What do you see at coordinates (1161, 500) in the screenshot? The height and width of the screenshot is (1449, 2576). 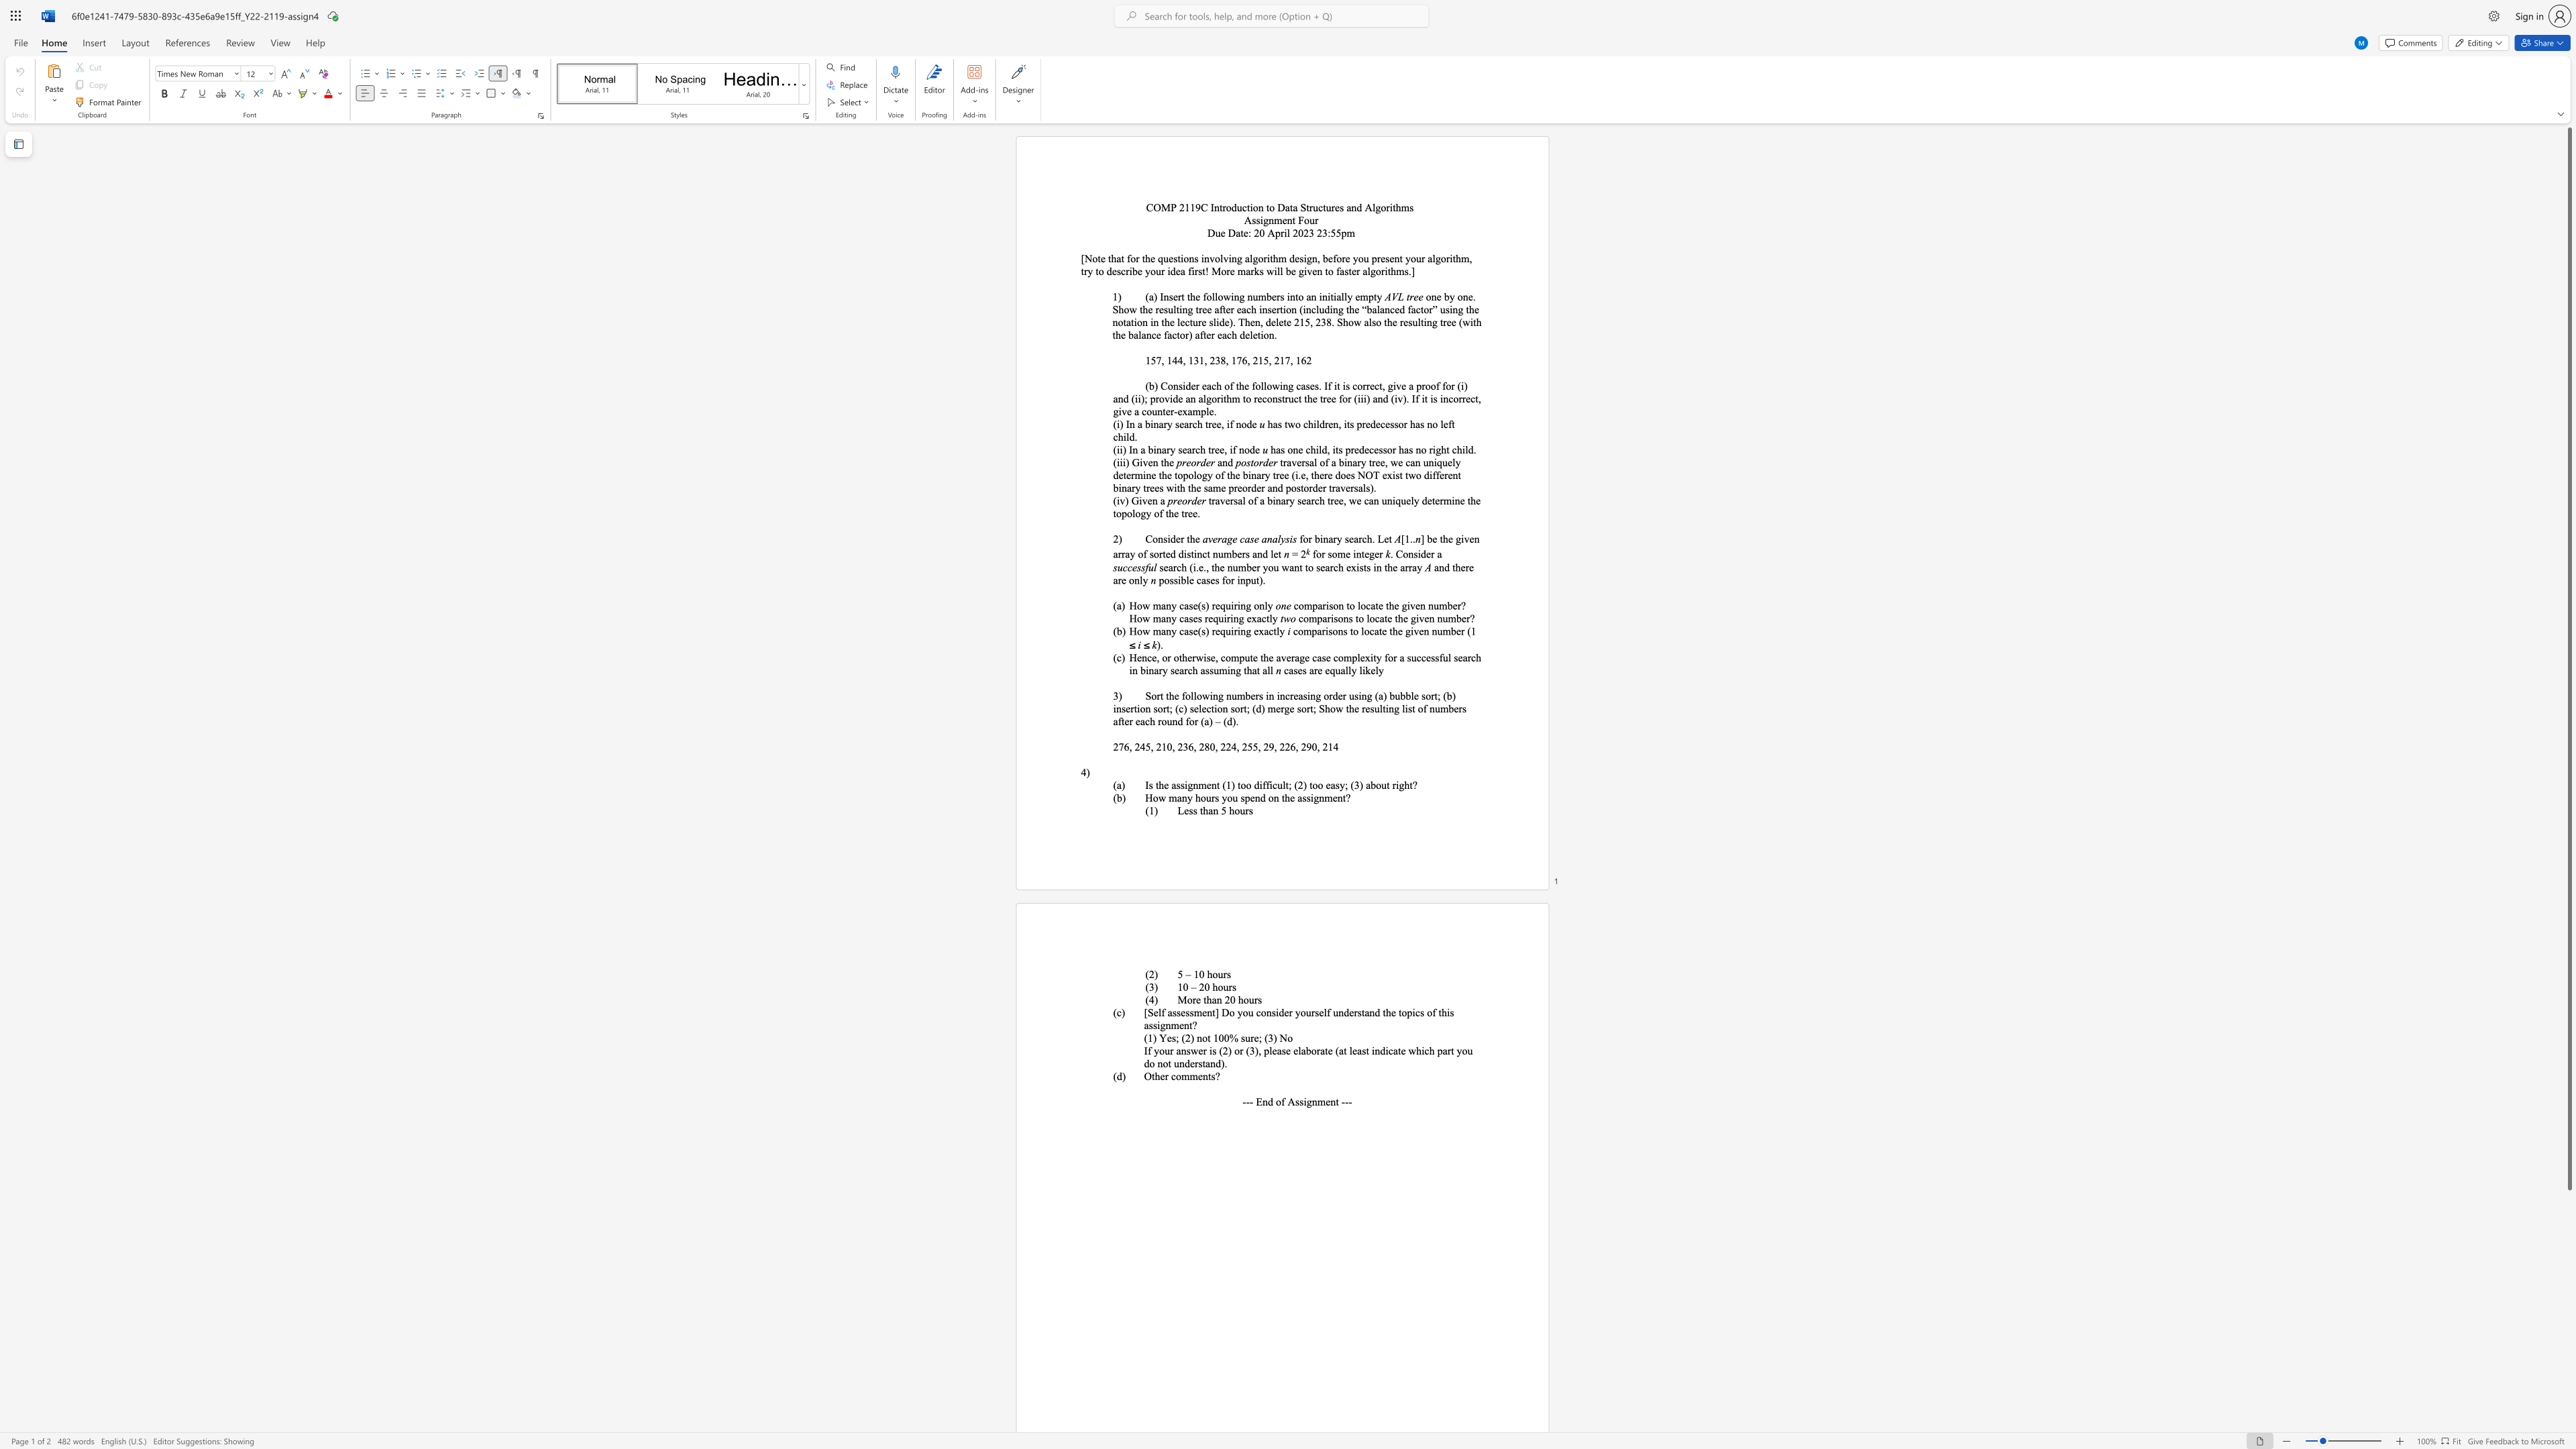 I see `the 1th character "a" in the text` at bounding box center [1161, 500].